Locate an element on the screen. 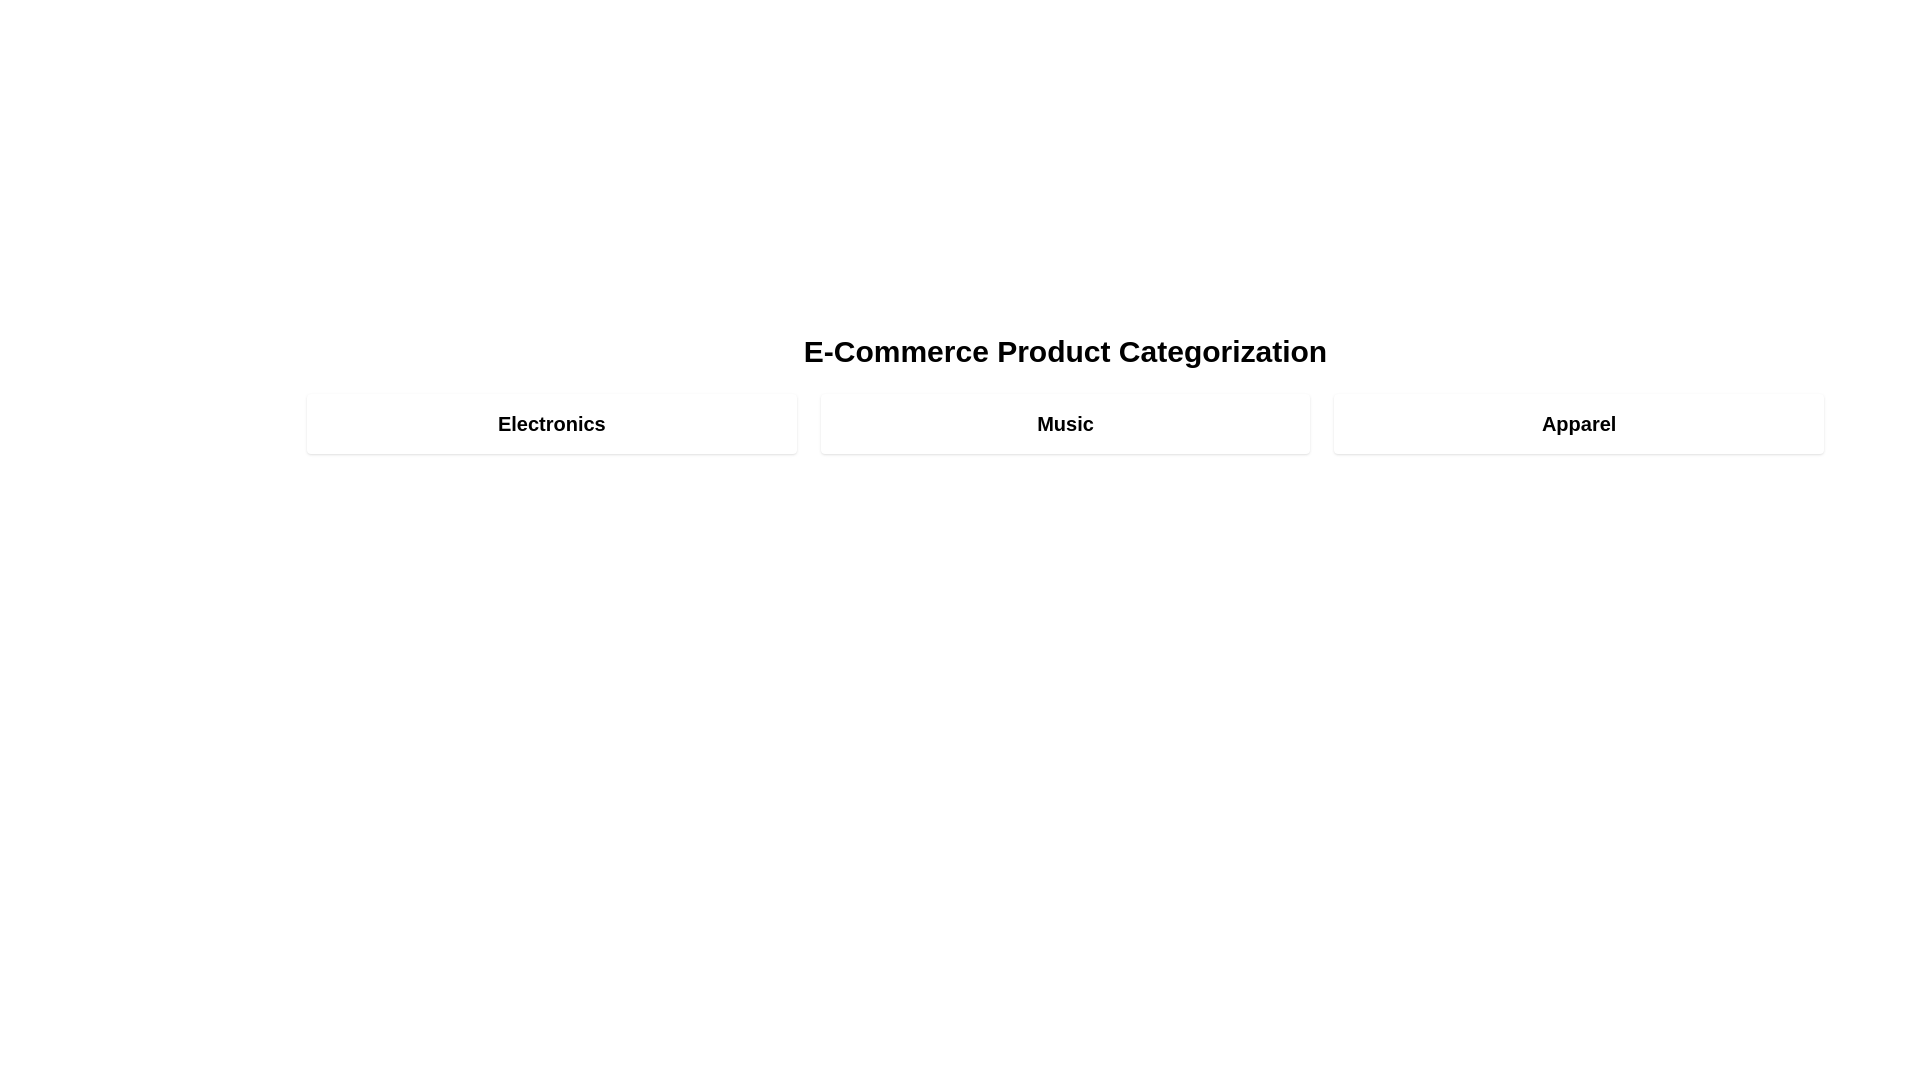 The height and width of the screenshot is (1080, 1920). the category Music to view its details is located at coordinates (1064, 423).